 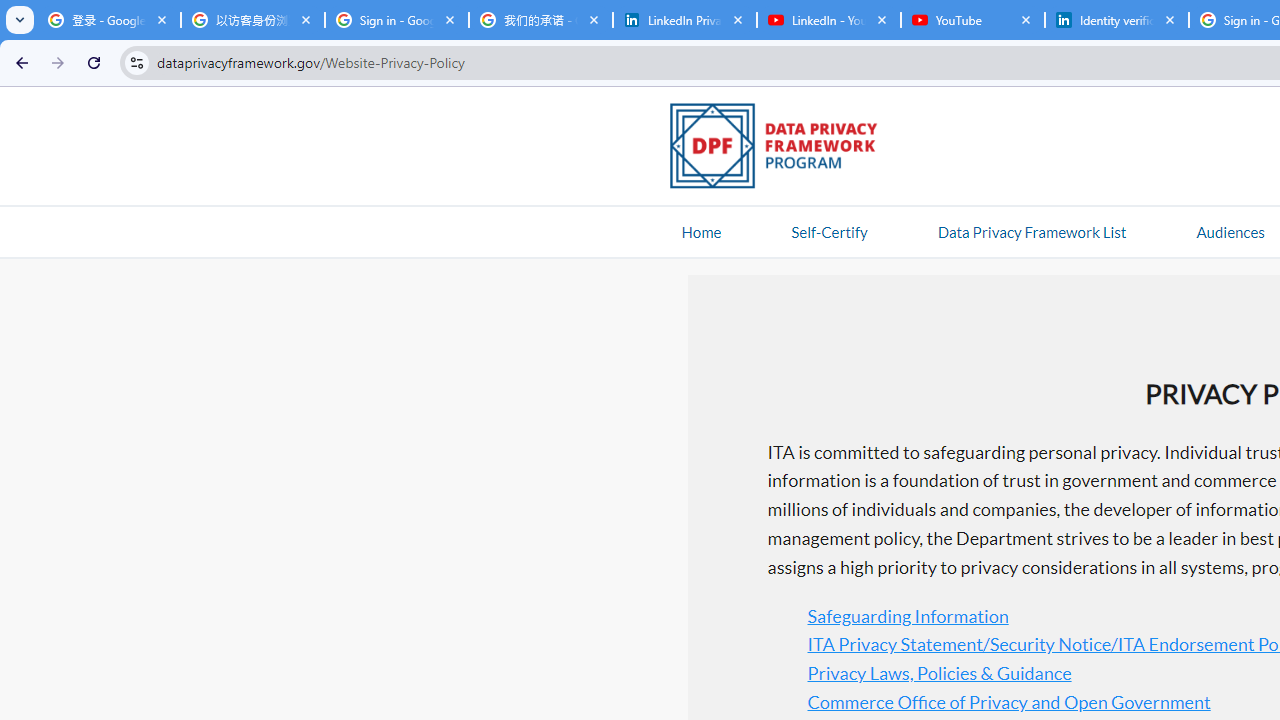 I want to click on 'Commerce Office of Privacy and Open Government', so click(x=1008, y=700).